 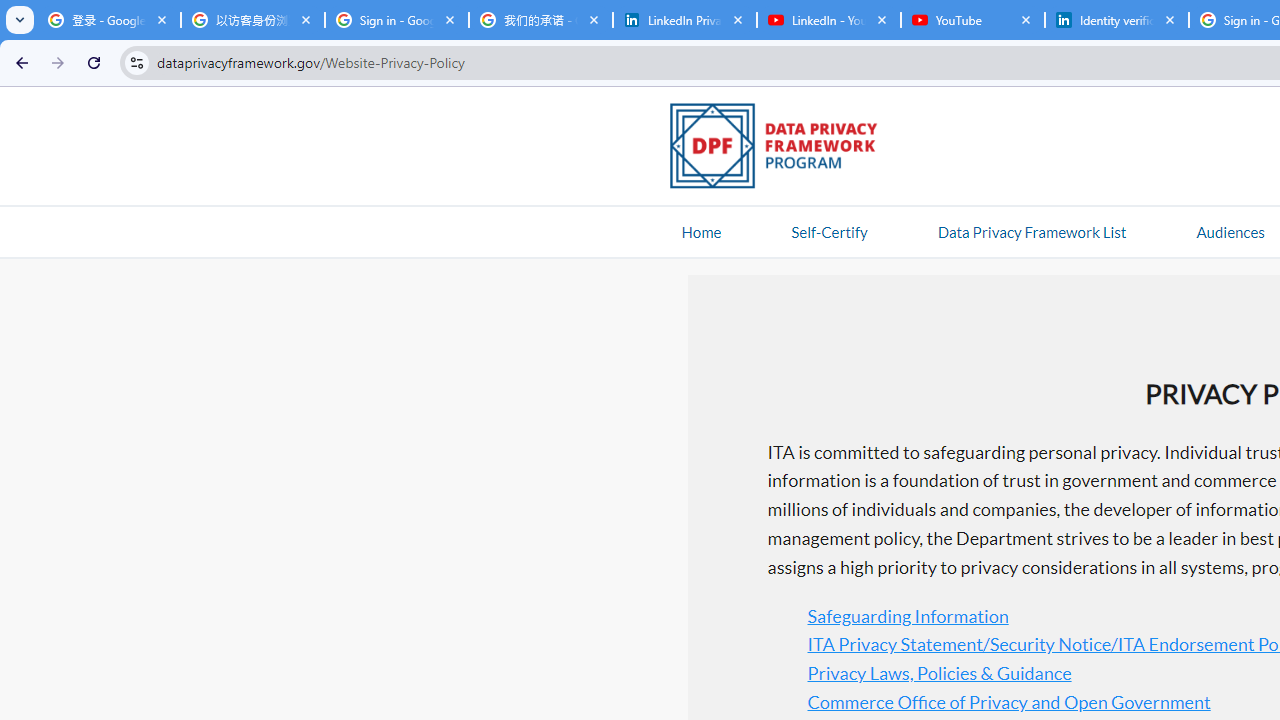 I want to click on 'Commerce Office of Privacy and Open Government', so click(x=1008, y=700).